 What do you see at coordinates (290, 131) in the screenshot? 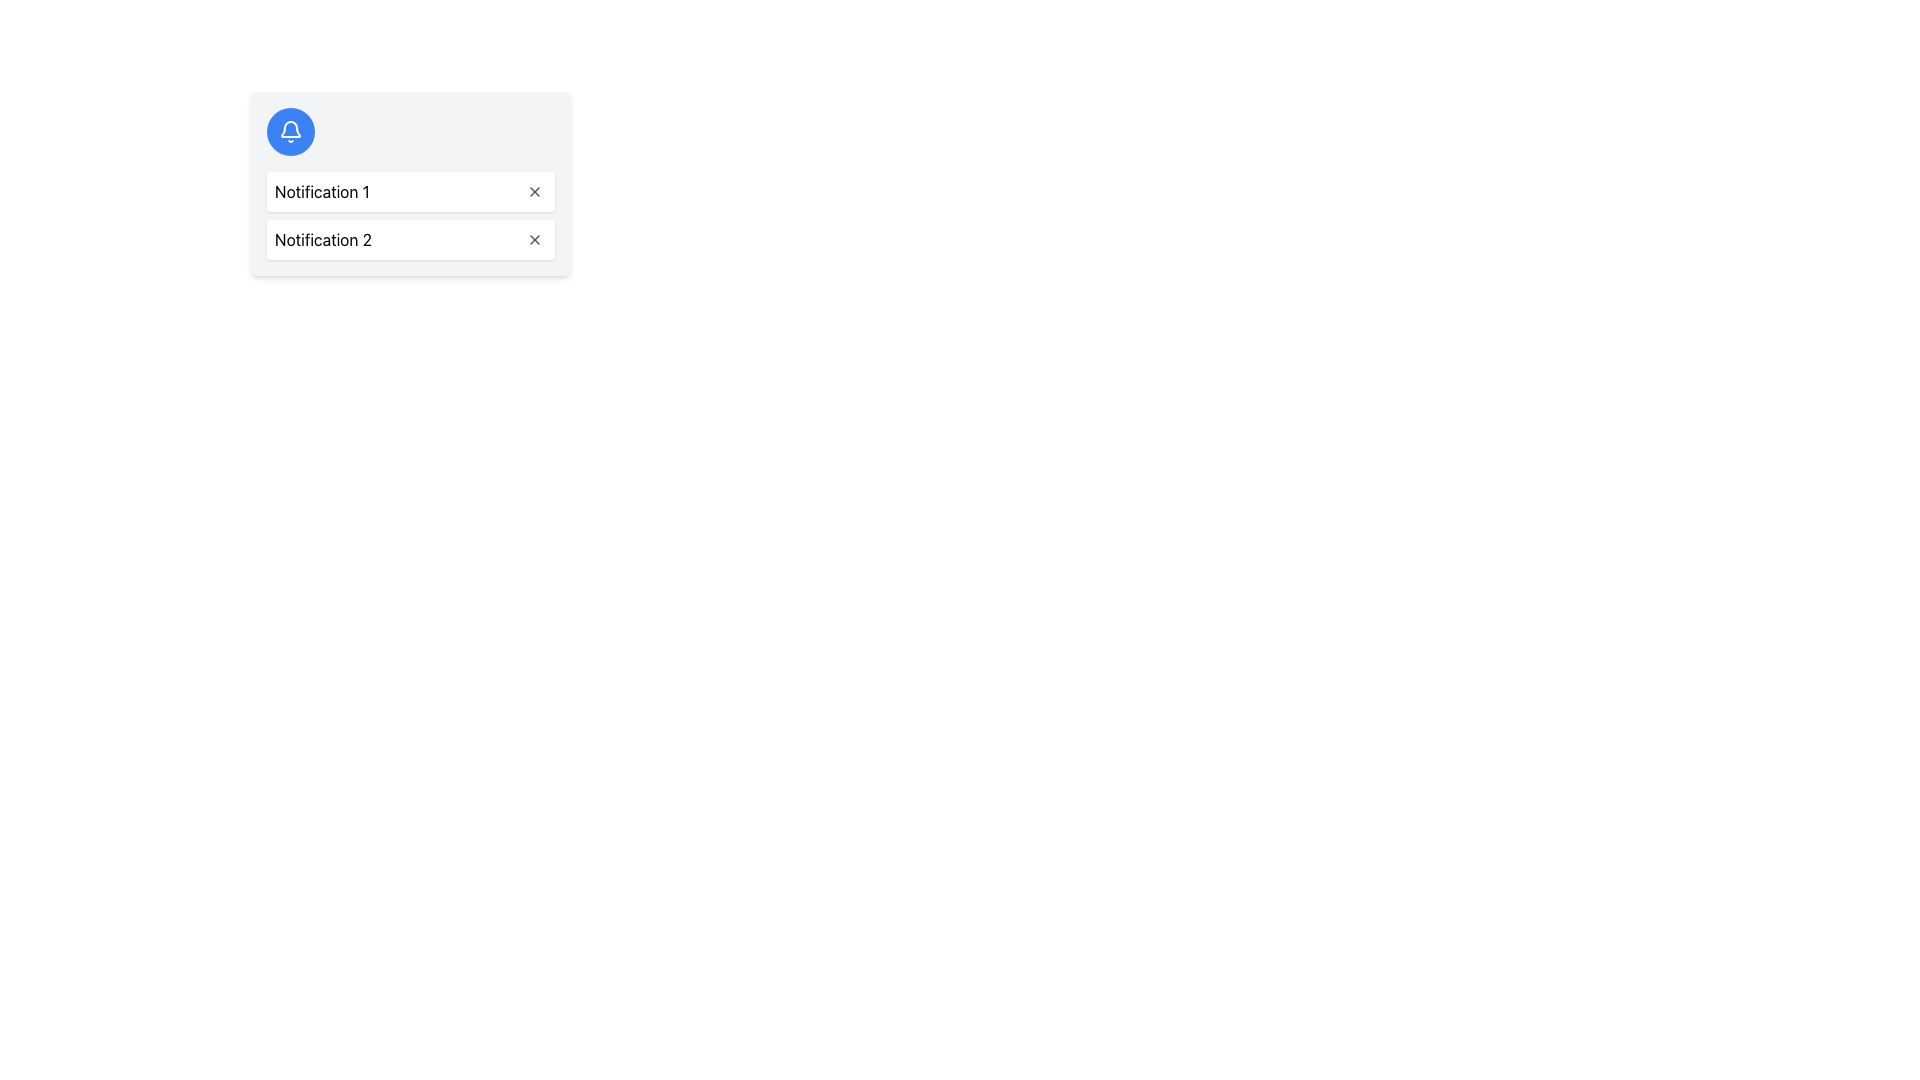
I see `the modern bell icon located at the top-left region of the interface, which is part of a clickable circular button, above the notifications labeled 'Notification 1' and 'Notification 2'` at bounding box center [290, 131].